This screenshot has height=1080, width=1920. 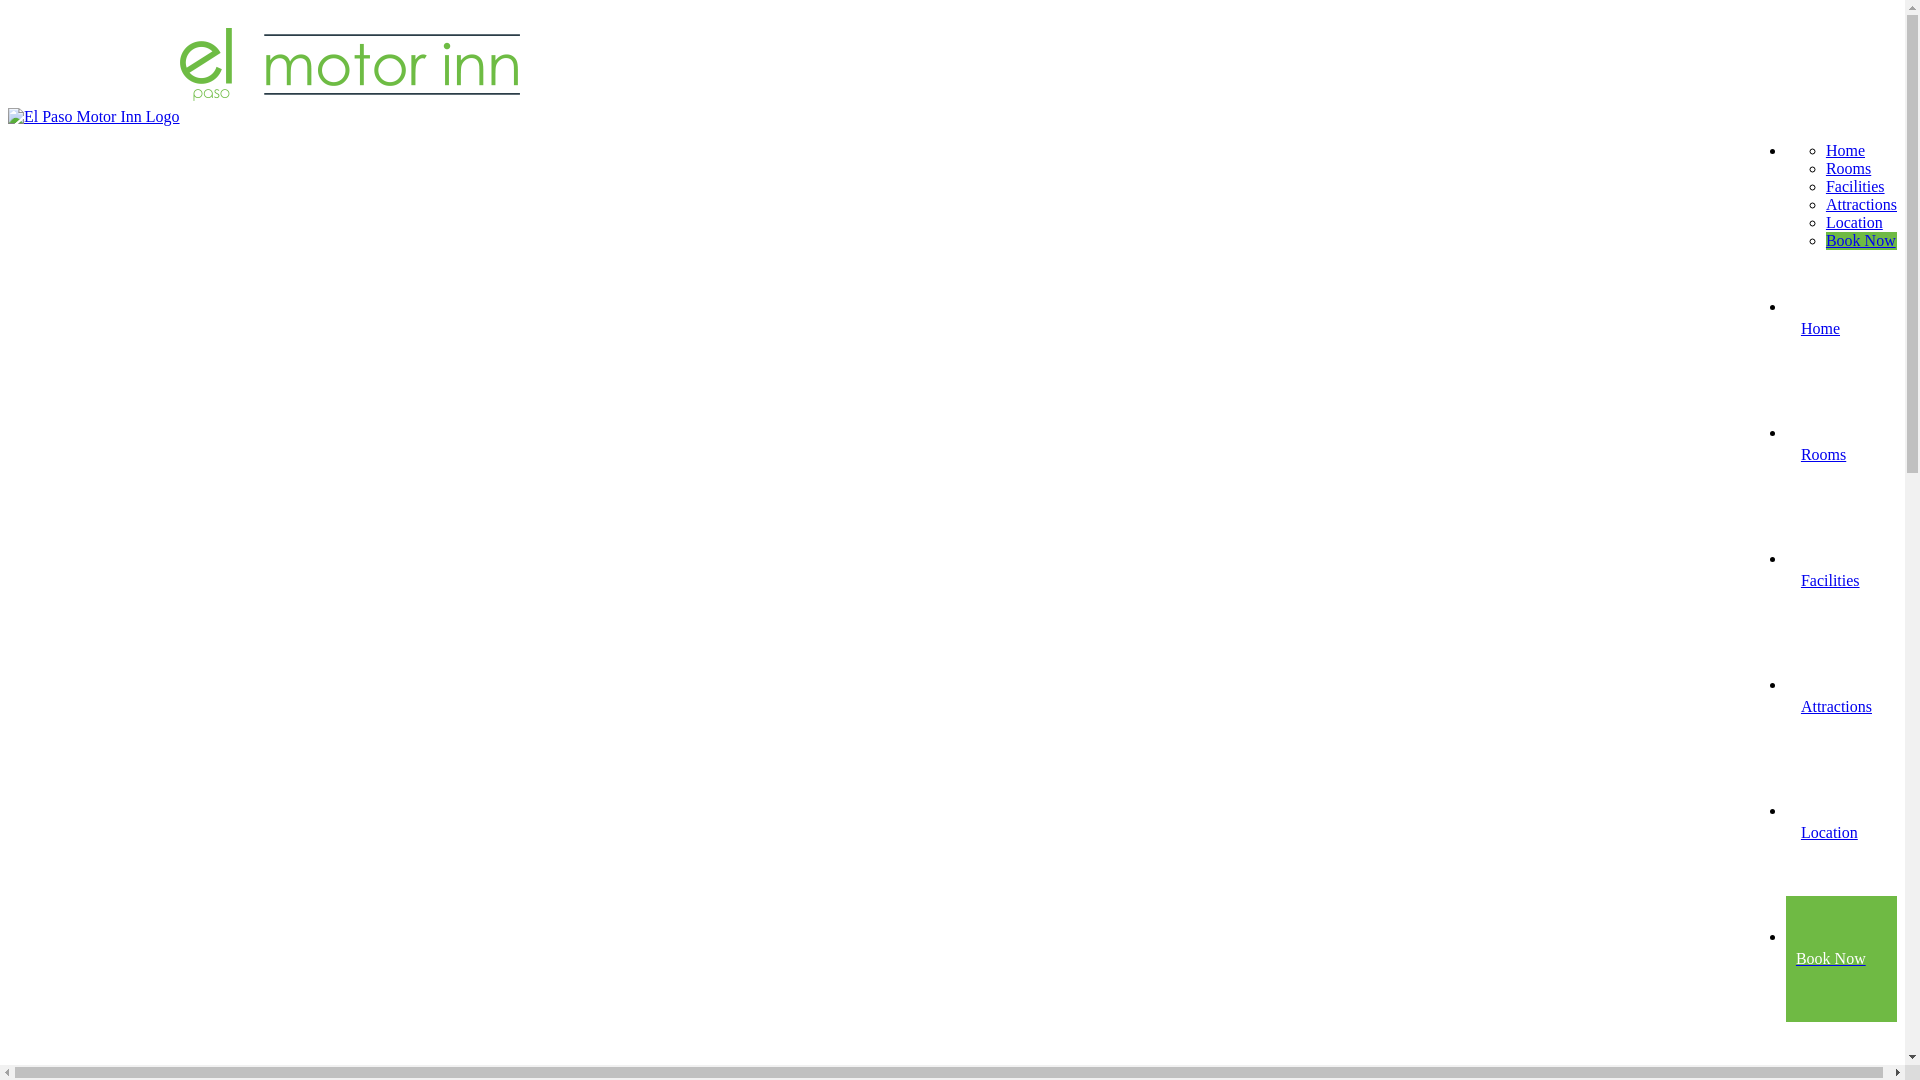 I want to click on 'Home', so click(x=1844, y=149).